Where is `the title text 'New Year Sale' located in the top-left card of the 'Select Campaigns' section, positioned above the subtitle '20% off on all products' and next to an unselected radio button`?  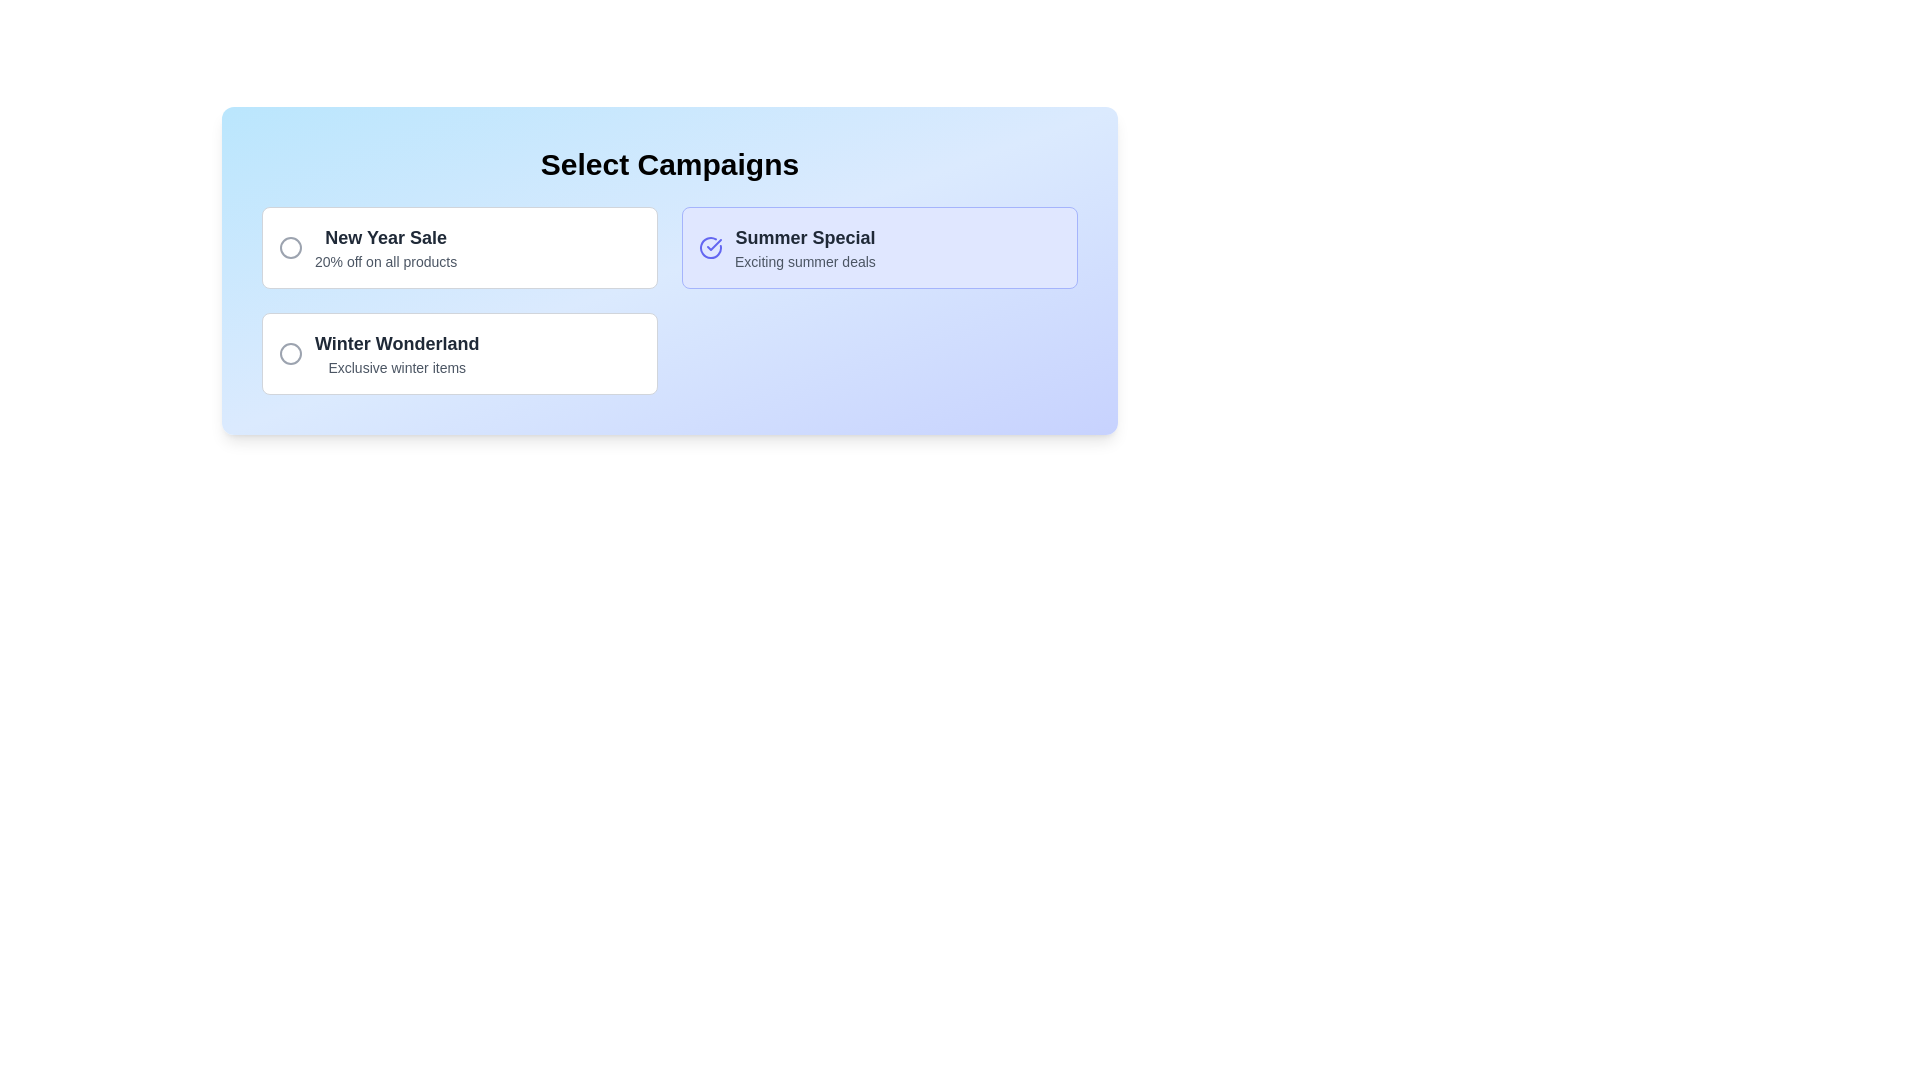
the title text 'New Year Sale' located in the top-left card of the 'Select Campaigns' section, positioned above the subtitle '20% off on all products' and next to an unselected radio button is located at coordinates (386, 237).